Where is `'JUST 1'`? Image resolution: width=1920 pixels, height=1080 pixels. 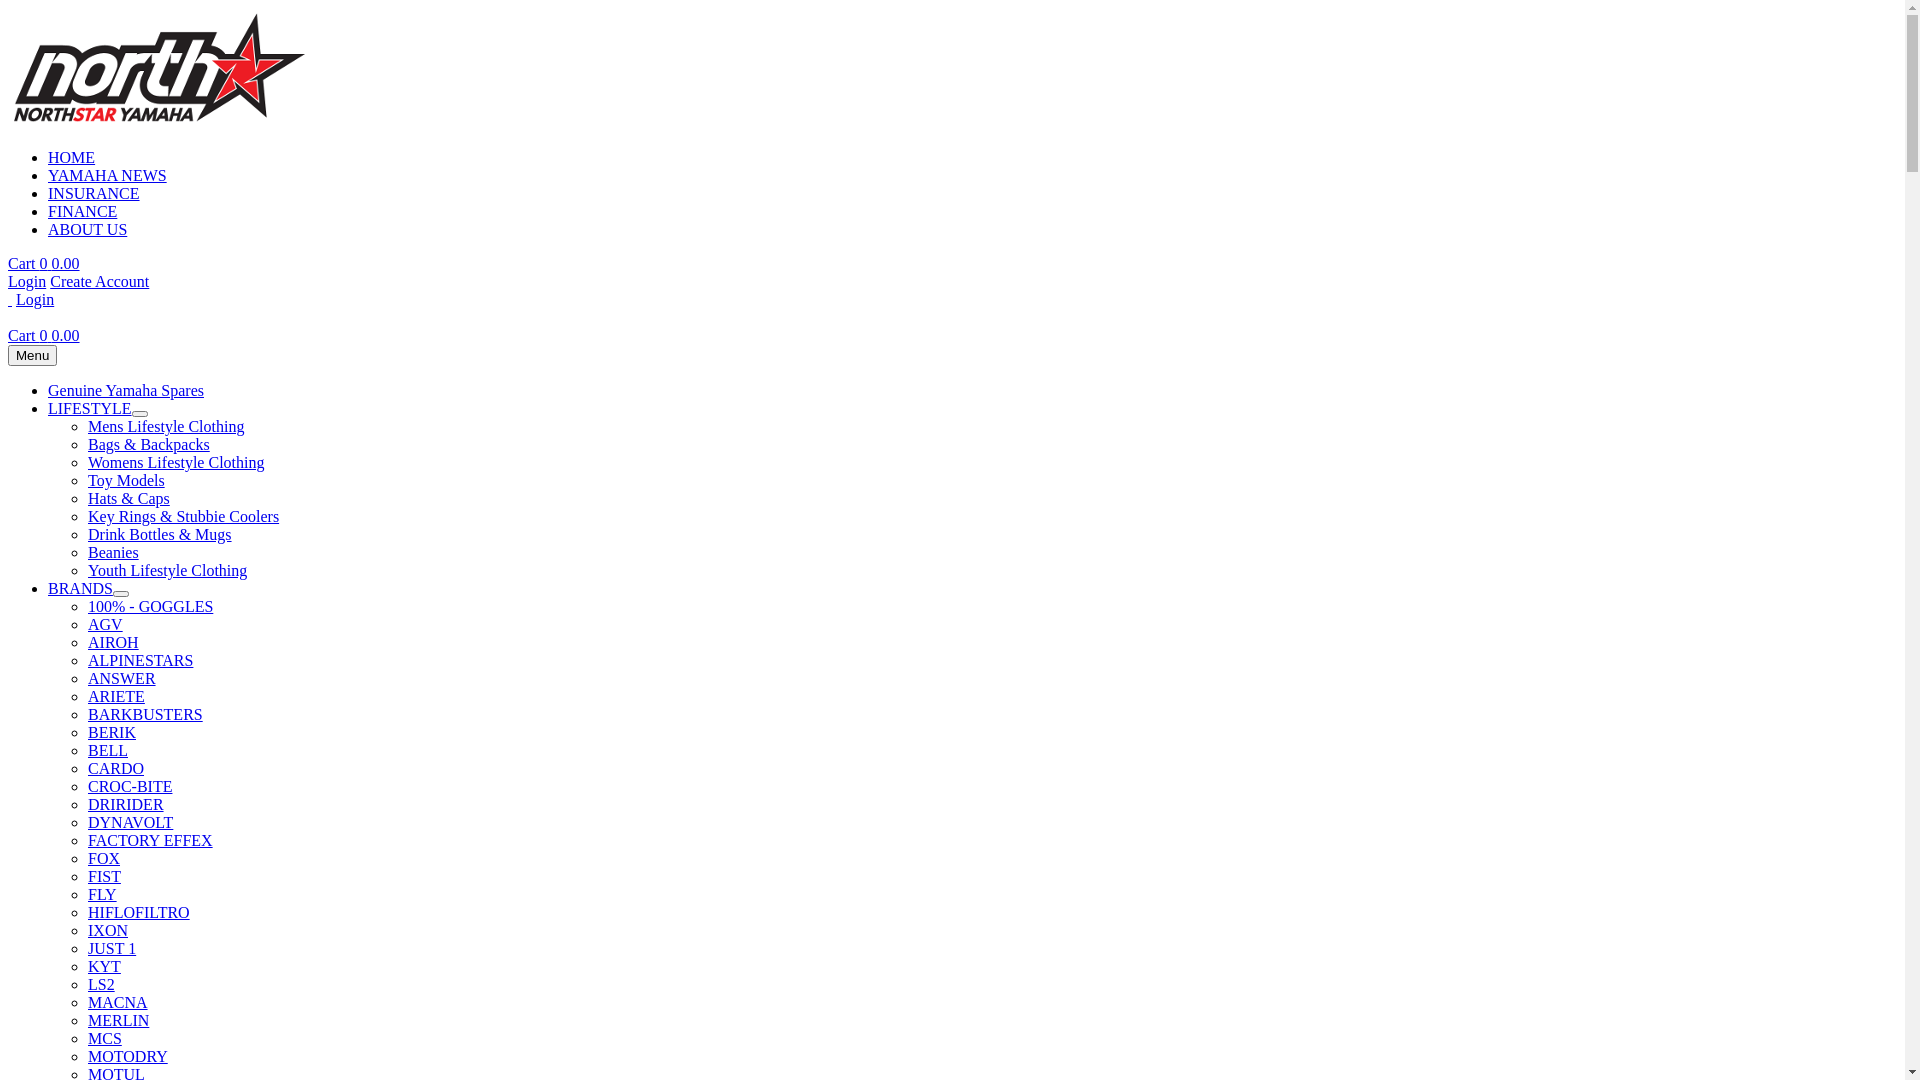
'JUST 1' is located at coordinates (110, 947).